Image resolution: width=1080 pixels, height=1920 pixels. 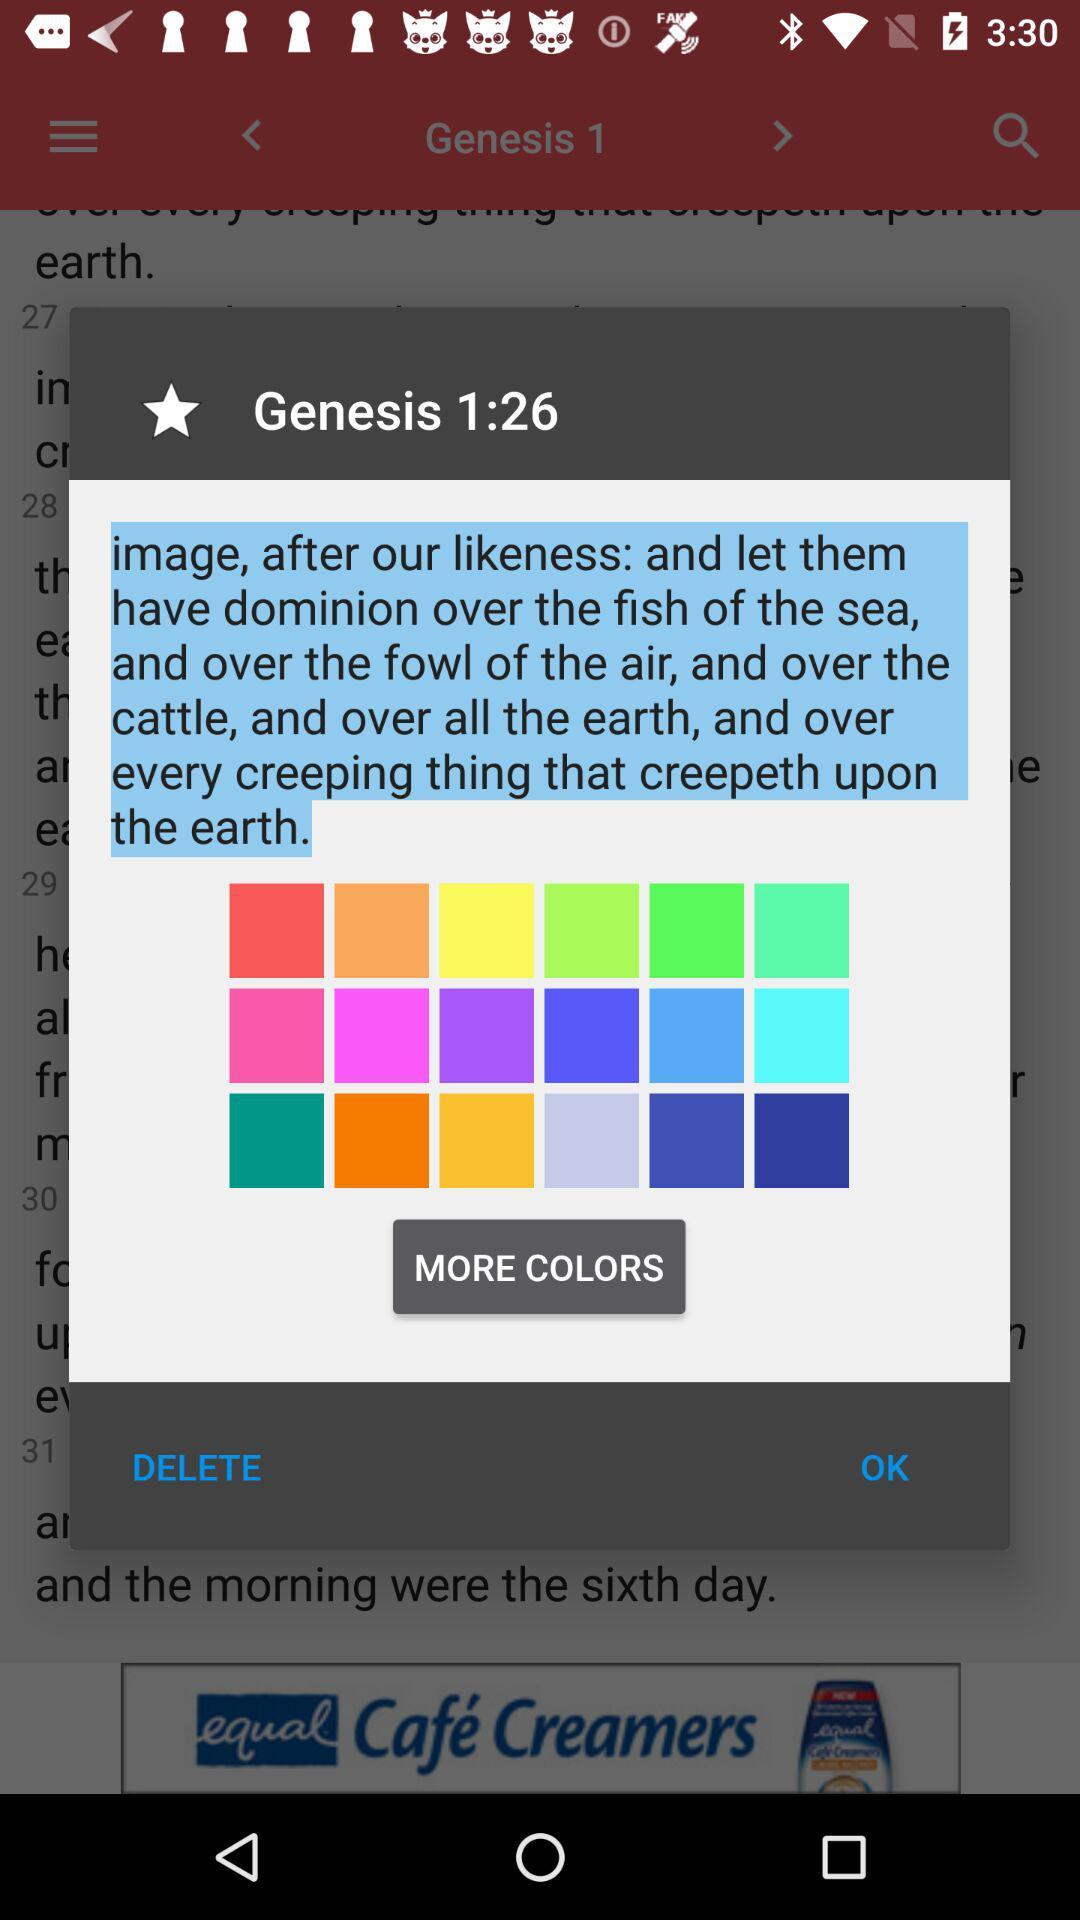 I want to click on choose color yellow, so click(x=486, y=1140).